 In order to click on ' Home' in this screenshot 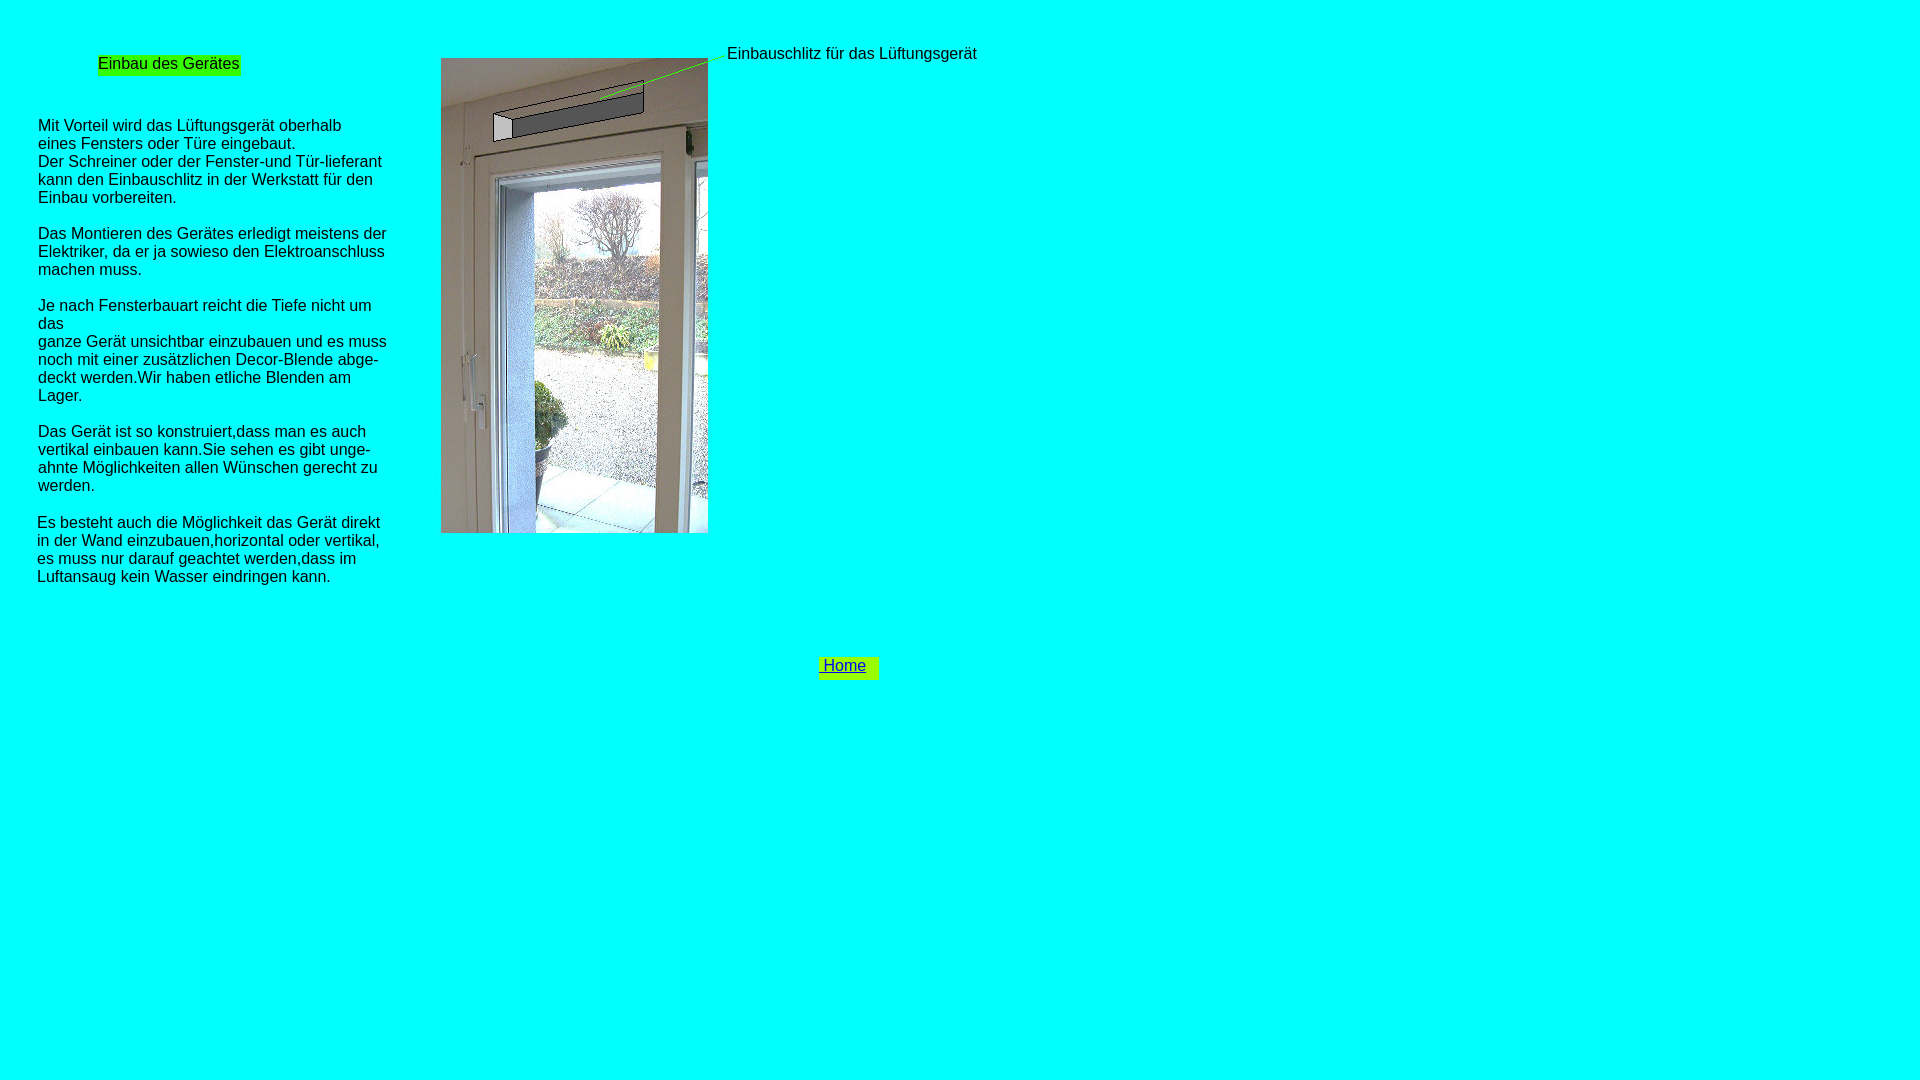, I will do `click(842, 665)`.